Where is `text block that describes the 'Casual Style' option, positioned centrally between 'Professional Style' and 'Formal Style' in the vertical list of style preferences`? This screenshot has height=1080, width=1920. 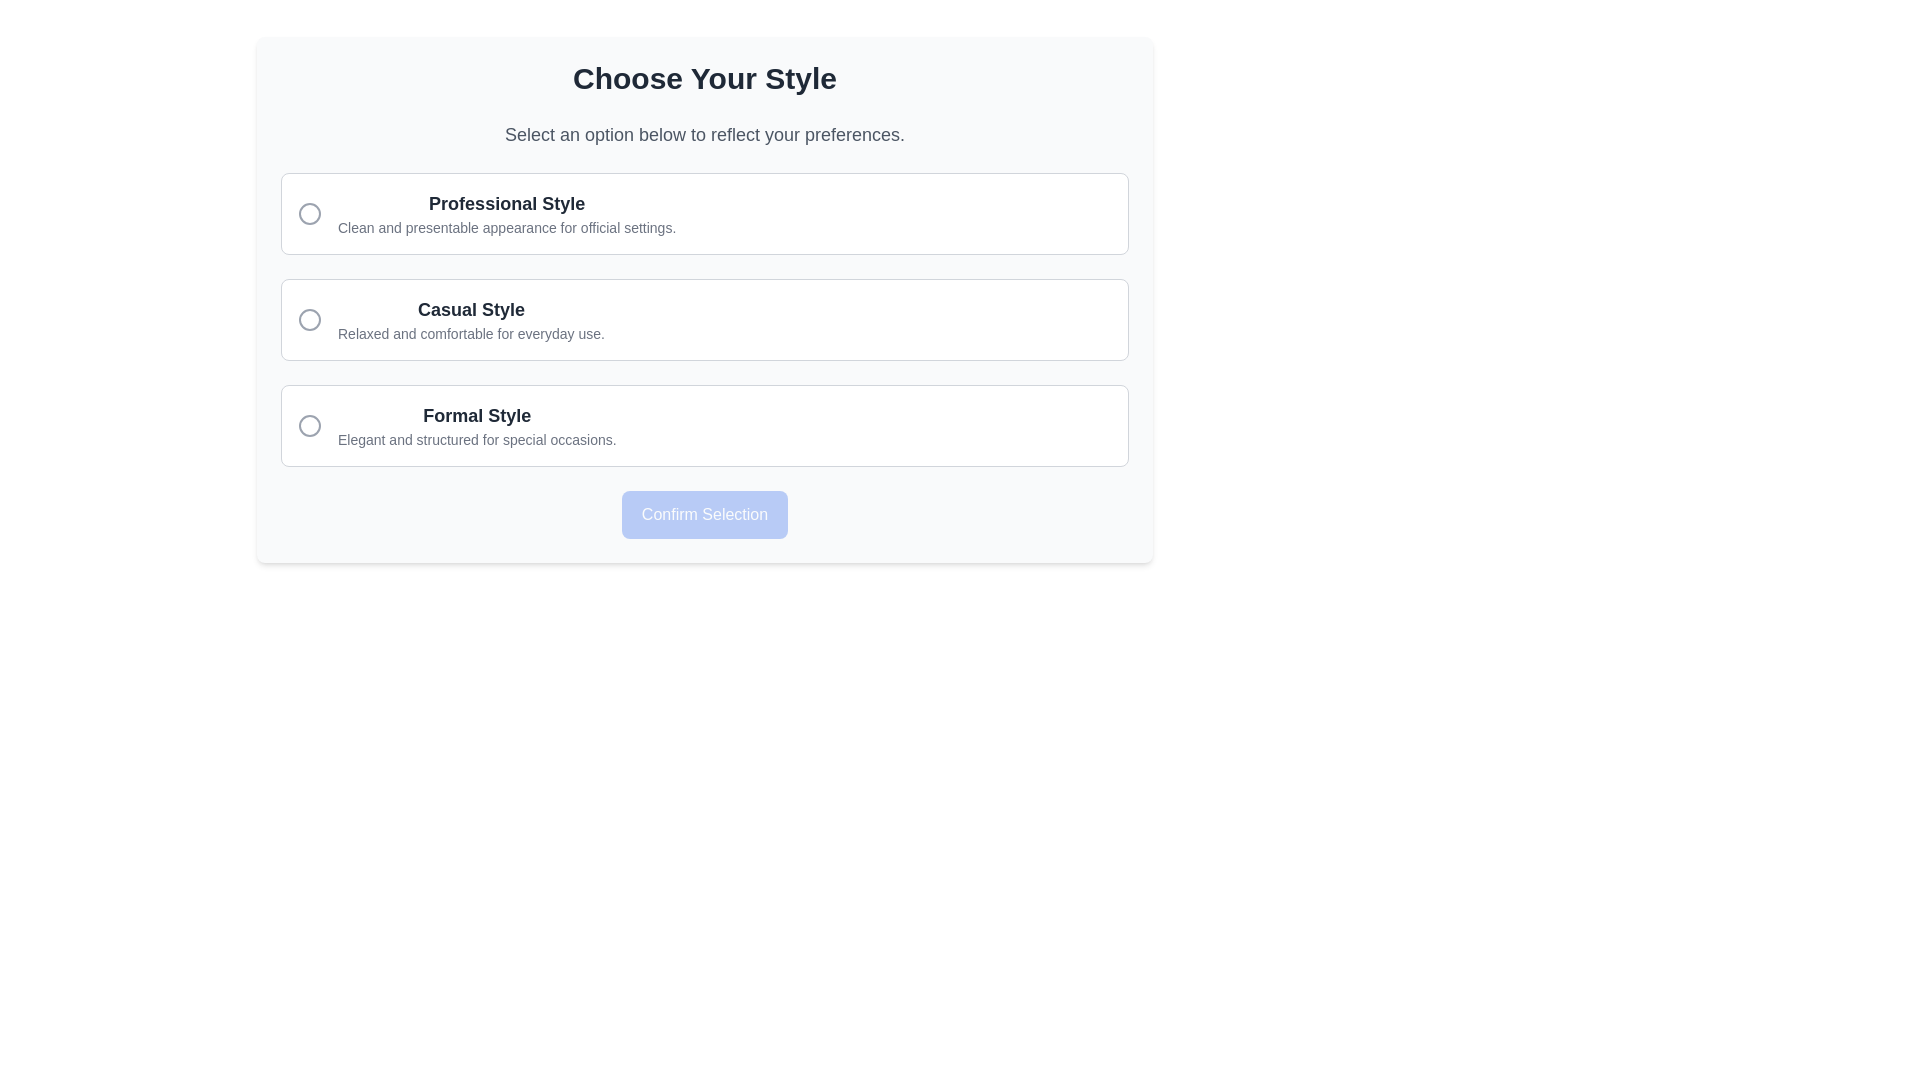 text block that describes the 'Casual Style' option, positioned centrally between 'Professional Style' and 'Formal Style' in the vertical list of style preferences is located at coordinates (470, 319).